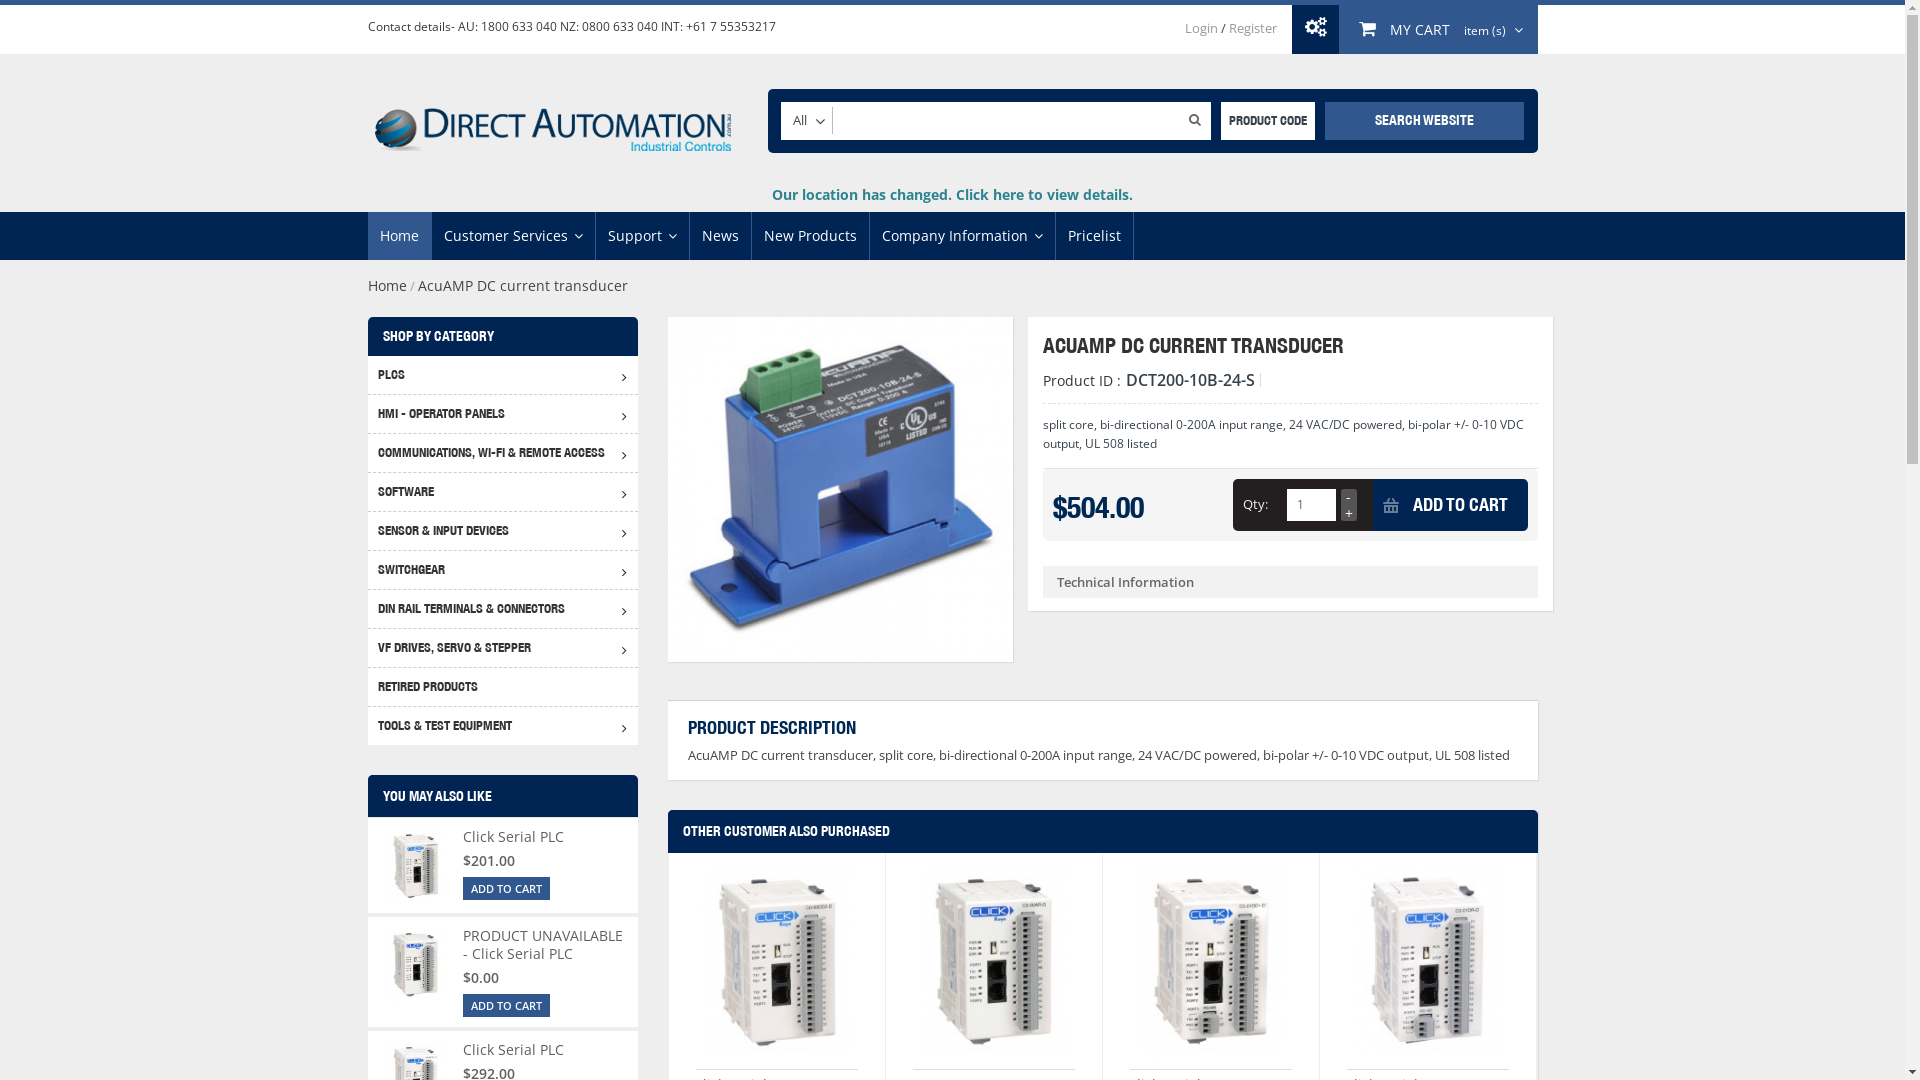 The height and width of the screenshot is (1080, 1920). What do you see at coordinates (729, 26) in the screenshot?
I see `'+61 7 55353217'` at bounding box center [729, 26].